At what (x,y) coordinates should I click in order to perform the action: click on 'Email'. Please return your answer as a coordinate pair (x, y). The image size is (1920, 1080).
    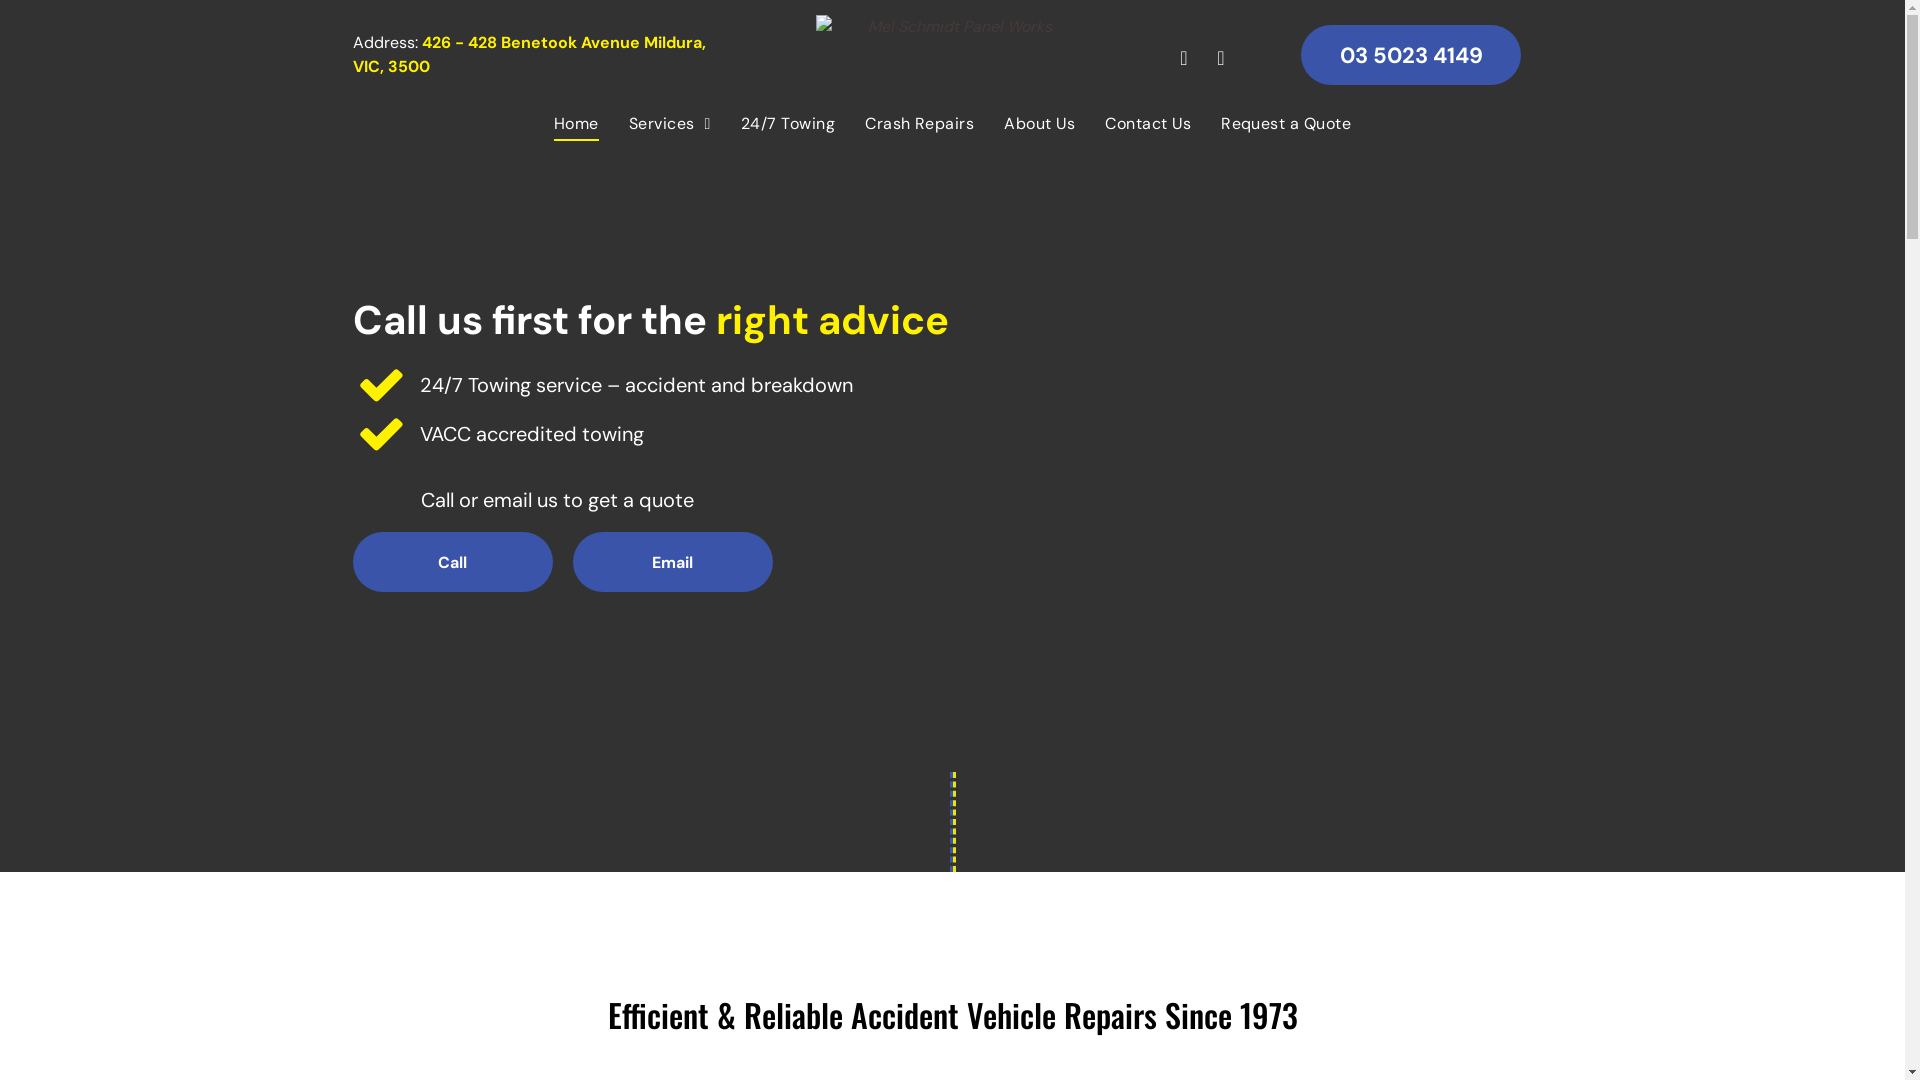
    Looking at the image, I should click on (672, 562).